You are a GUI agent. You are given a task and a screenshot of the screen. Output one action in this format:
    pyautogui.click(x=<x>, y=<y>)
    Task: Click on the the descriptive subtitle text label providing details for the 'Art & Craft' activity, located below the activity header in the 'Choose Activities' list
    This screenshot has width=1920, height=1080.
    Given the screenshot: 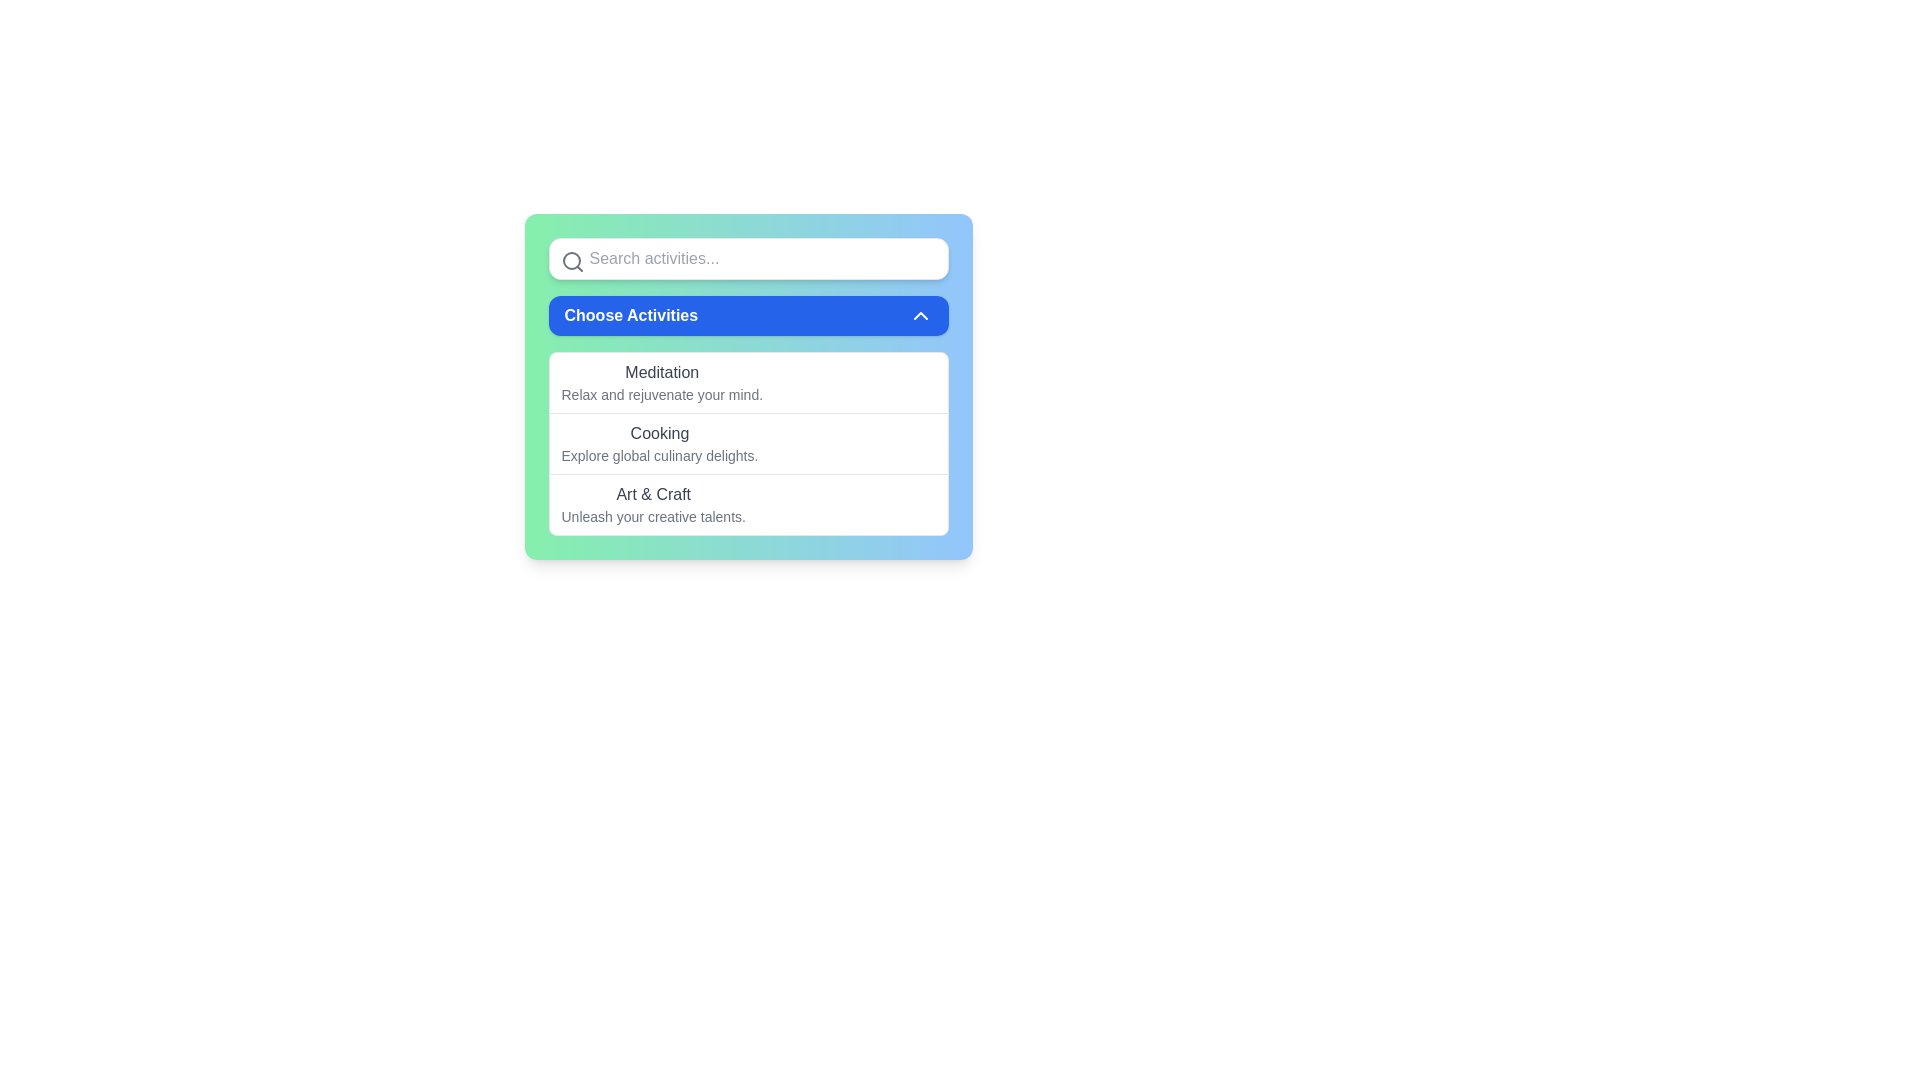 What is the action you would take?
    pyautogui.click(x=653, y=515)
    